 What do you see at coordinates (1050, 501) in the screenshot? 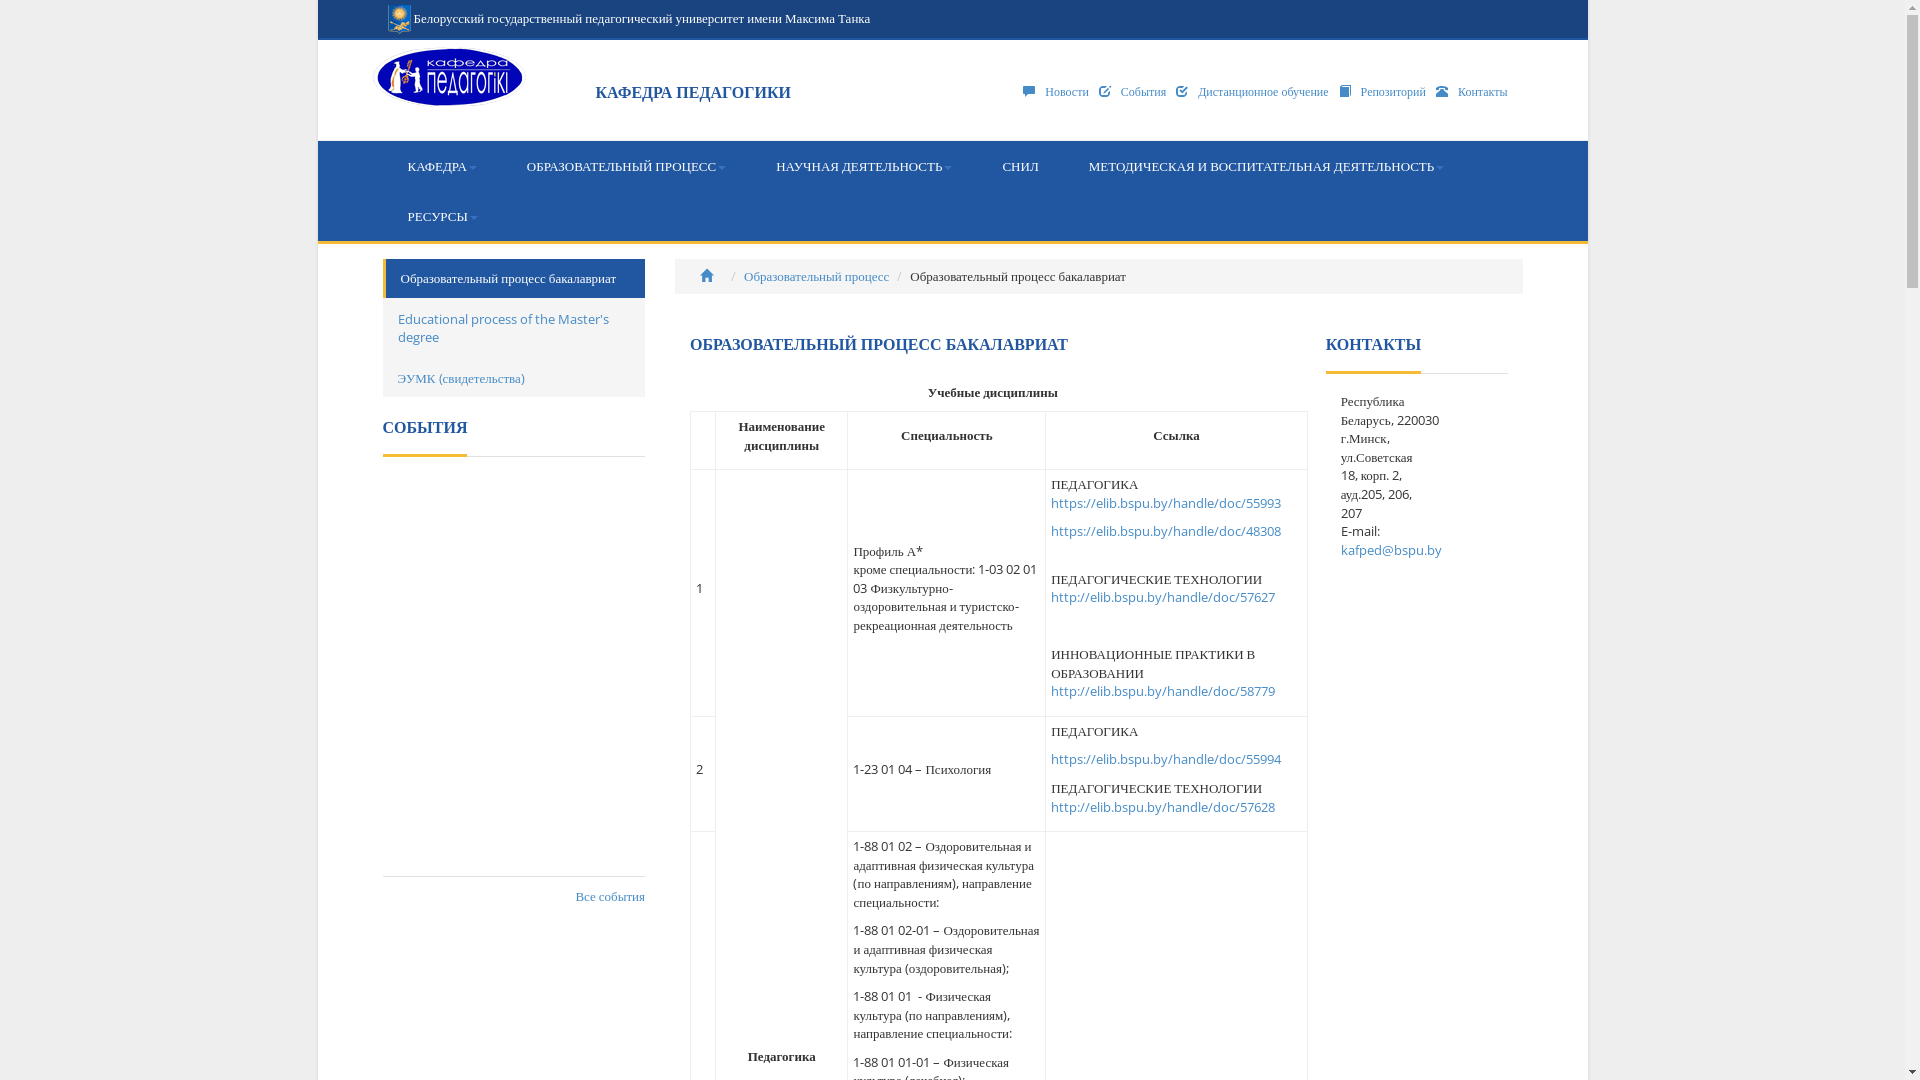
I see `'https://elib.bspu.by/handle/doc/55993'` at bounding box center [1050, 501].